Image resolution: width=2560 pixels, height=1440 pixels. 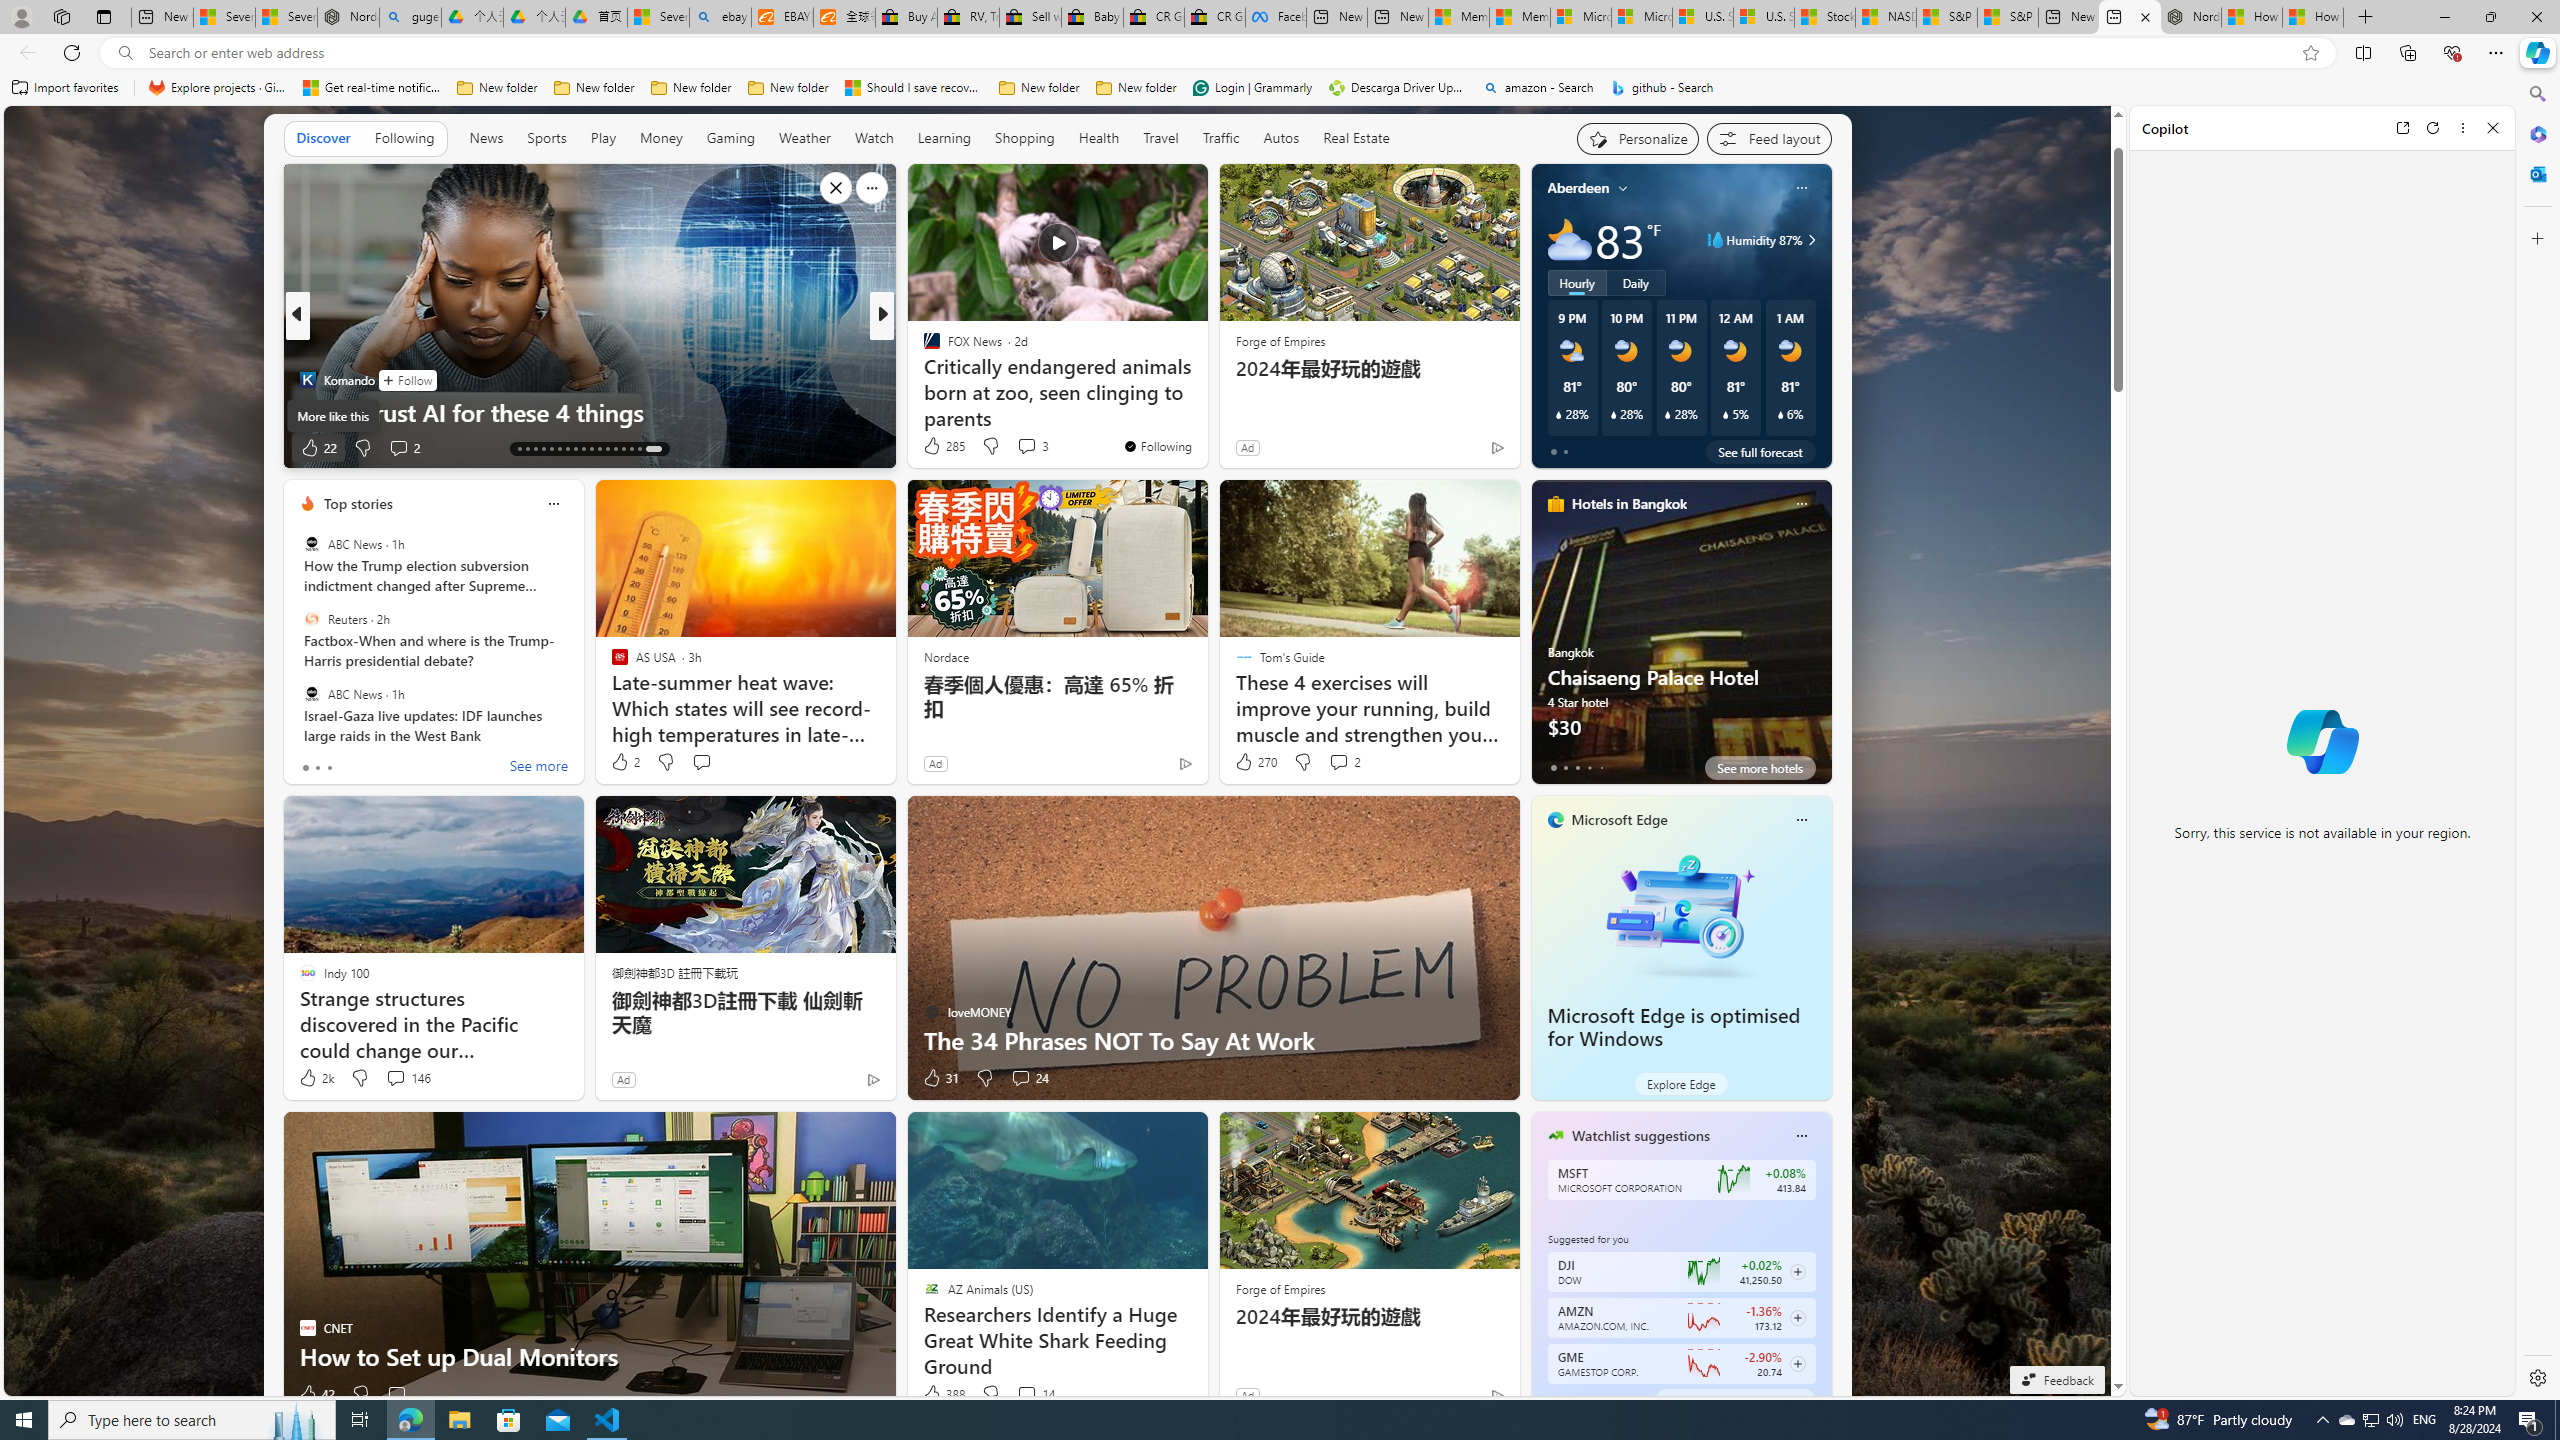 I want to click on 'Top stories', so click(x=358, y=502).